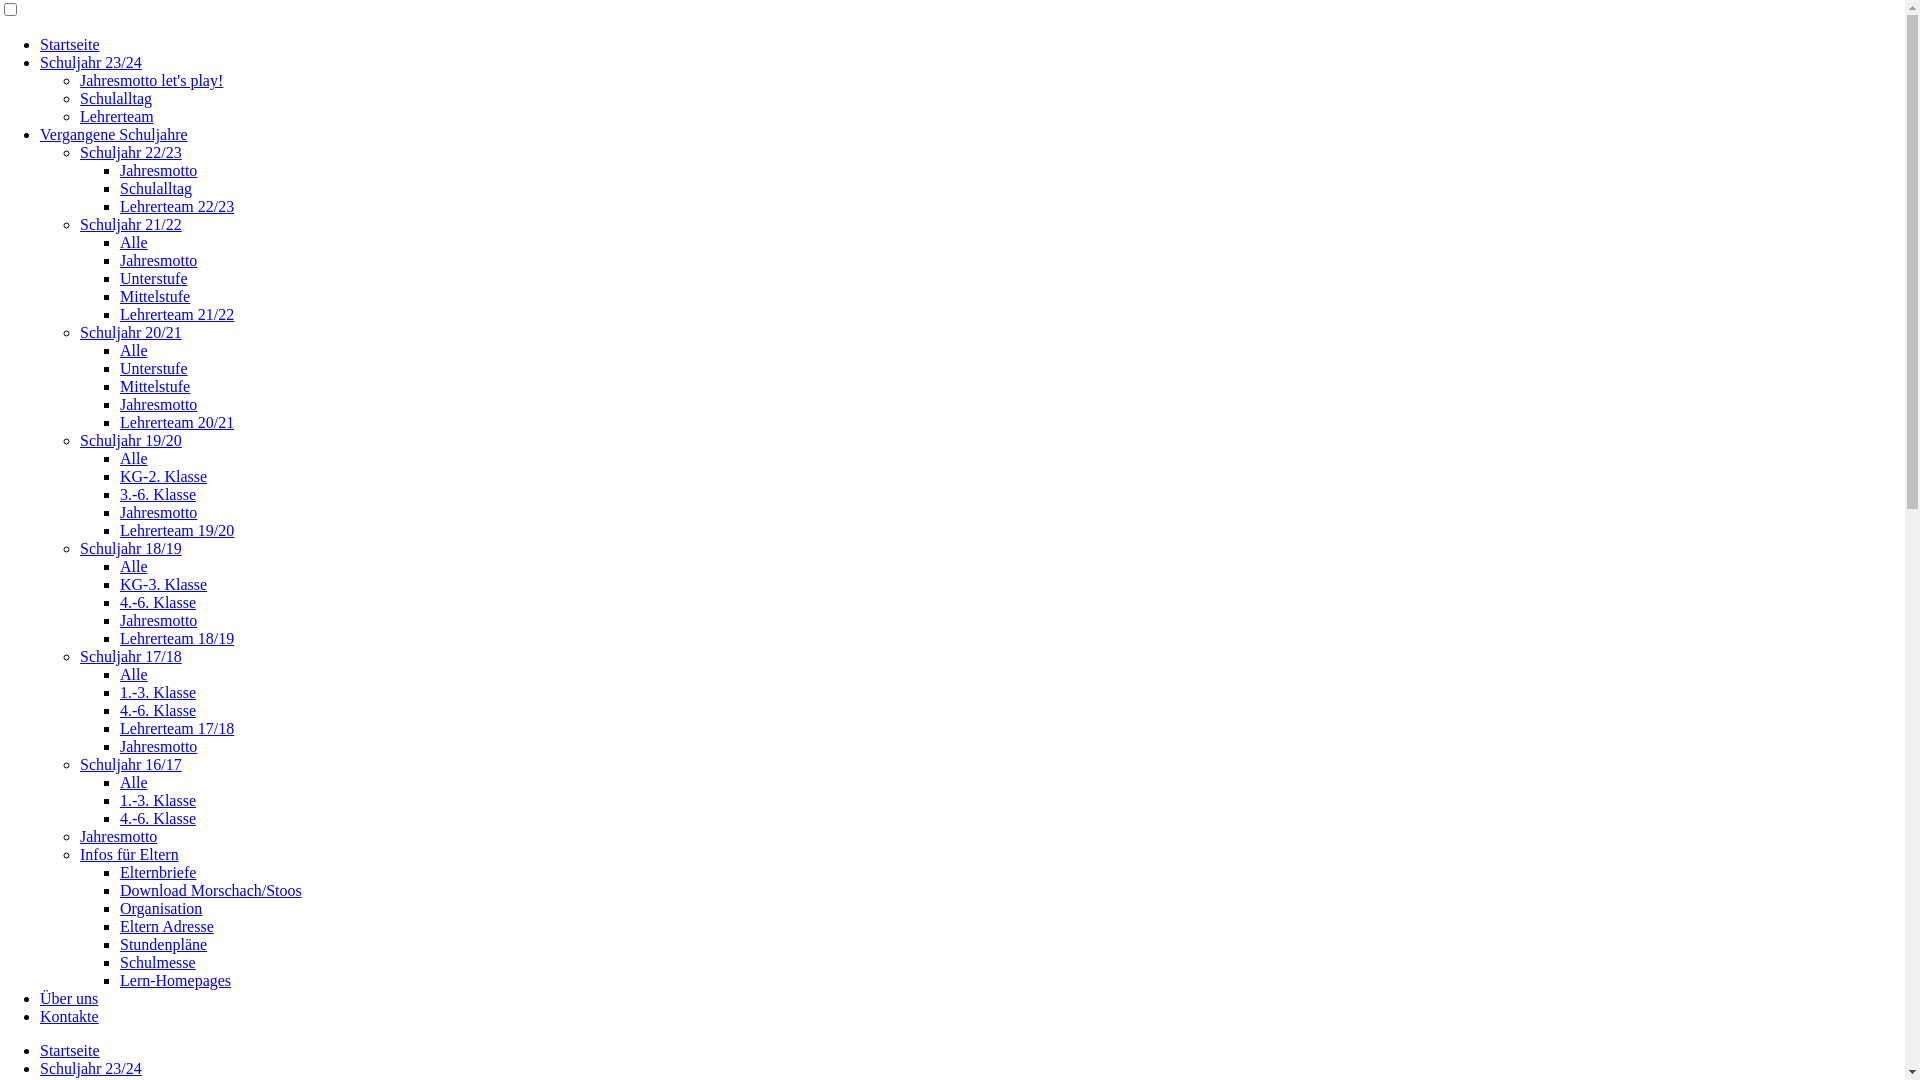 The width and height of the screenshot is (1920, 1080). I want to click on 'Schuljahr 18/19', so click(129, 548).